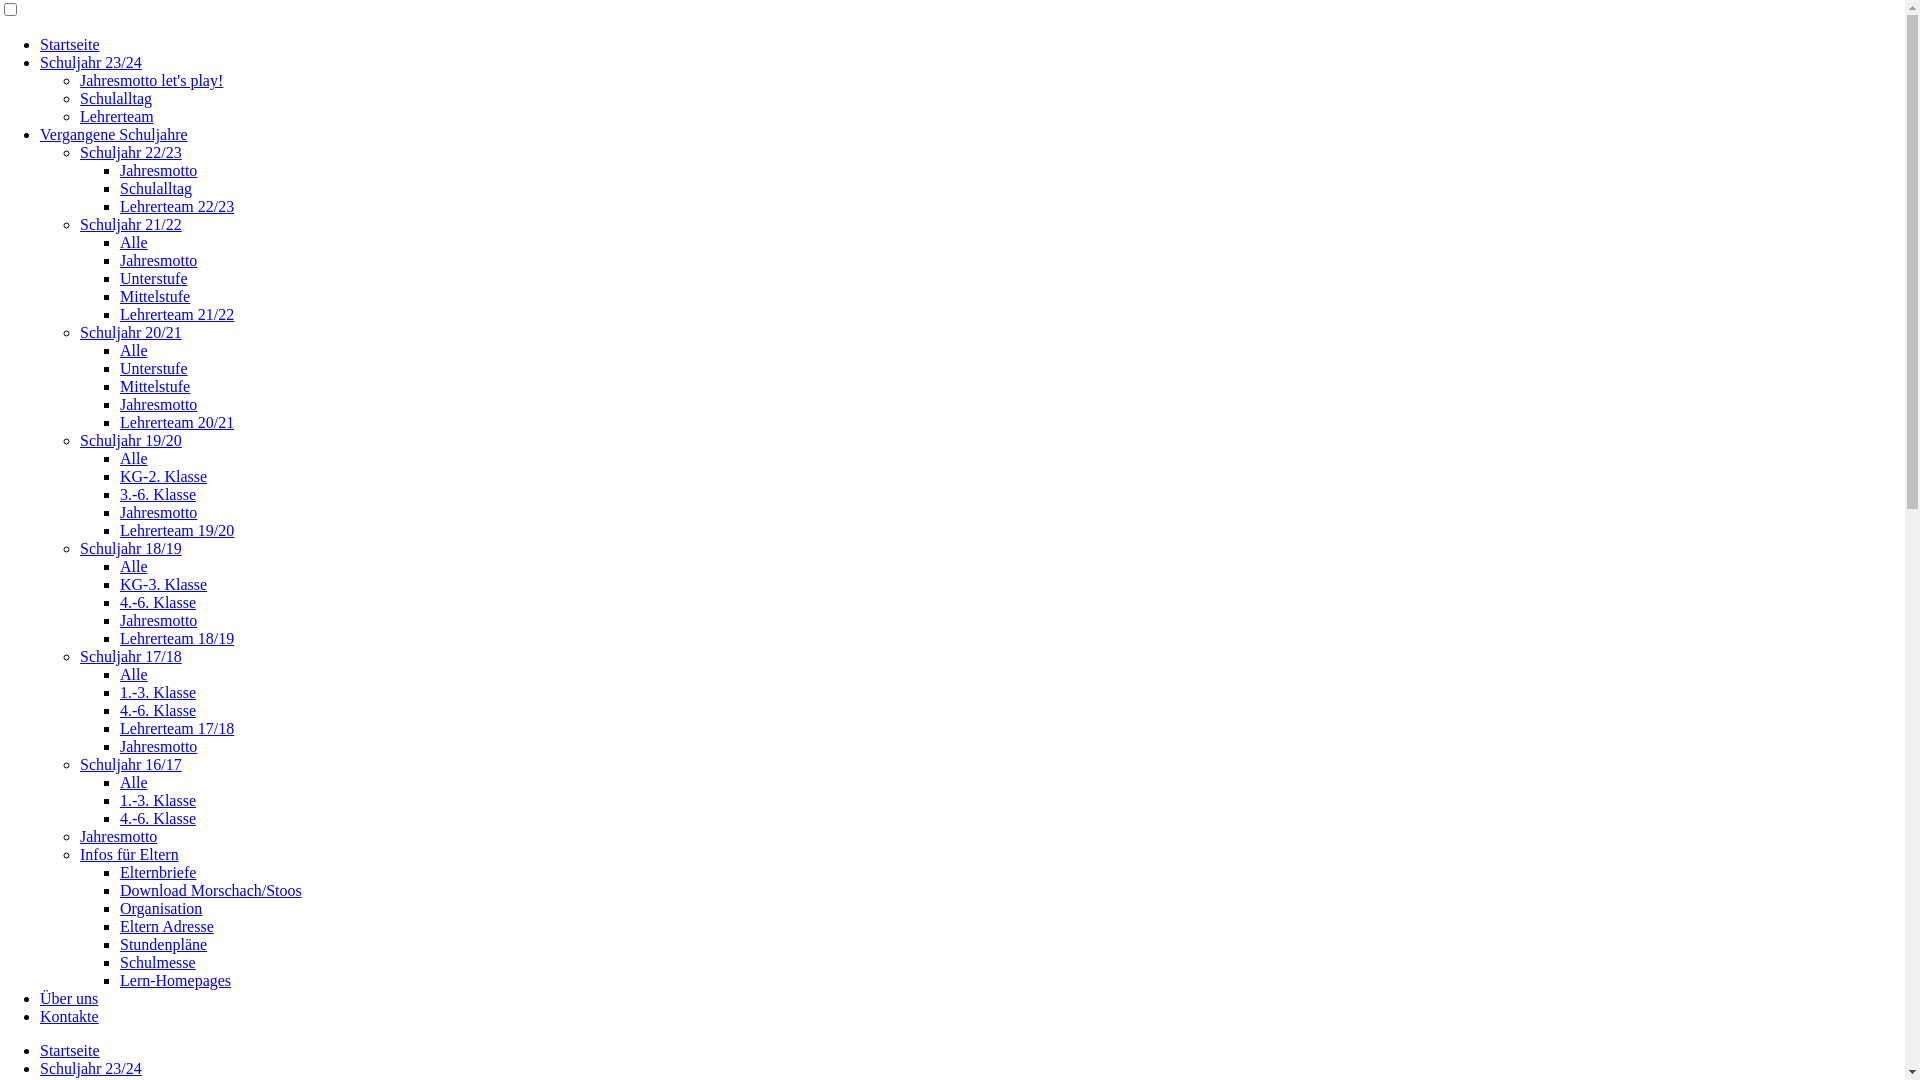 The width and height of the screenshot is (1920, 1080). I want to click on 'Schuljahr 18/19', so click(129, 548).